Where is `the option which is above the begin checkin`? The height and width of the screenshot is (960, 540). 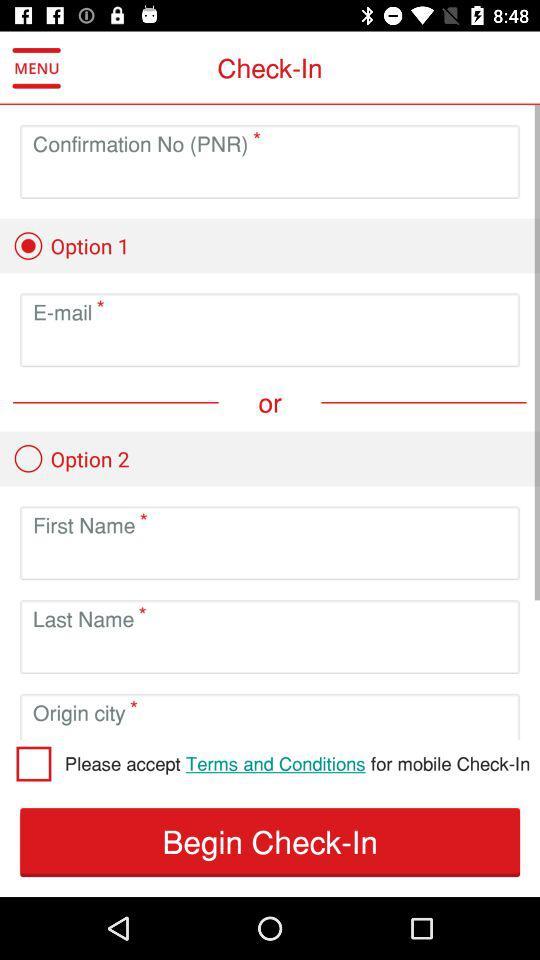
the option which is above the begin checkin is located at coordinates (296, 762).